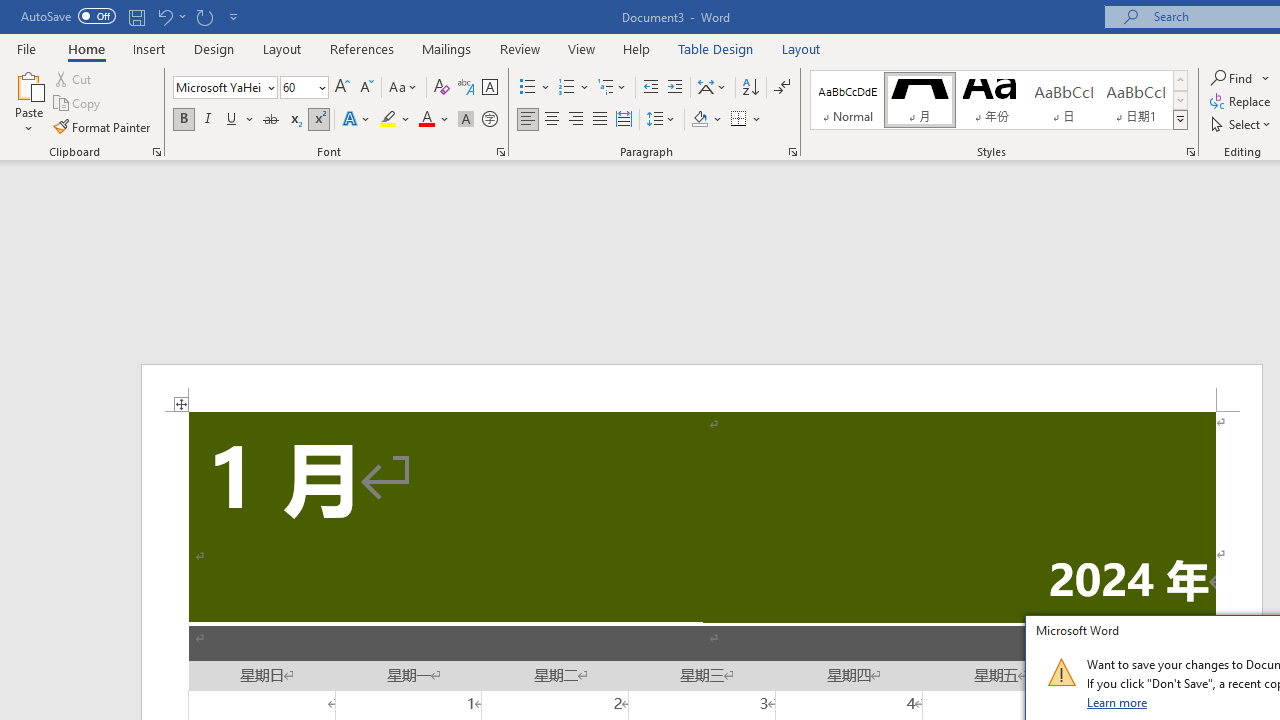  What do you see at coordinates (1117, 701) in the screenshot?
I see `'Learn more'` at bounding box center [1117, 701].